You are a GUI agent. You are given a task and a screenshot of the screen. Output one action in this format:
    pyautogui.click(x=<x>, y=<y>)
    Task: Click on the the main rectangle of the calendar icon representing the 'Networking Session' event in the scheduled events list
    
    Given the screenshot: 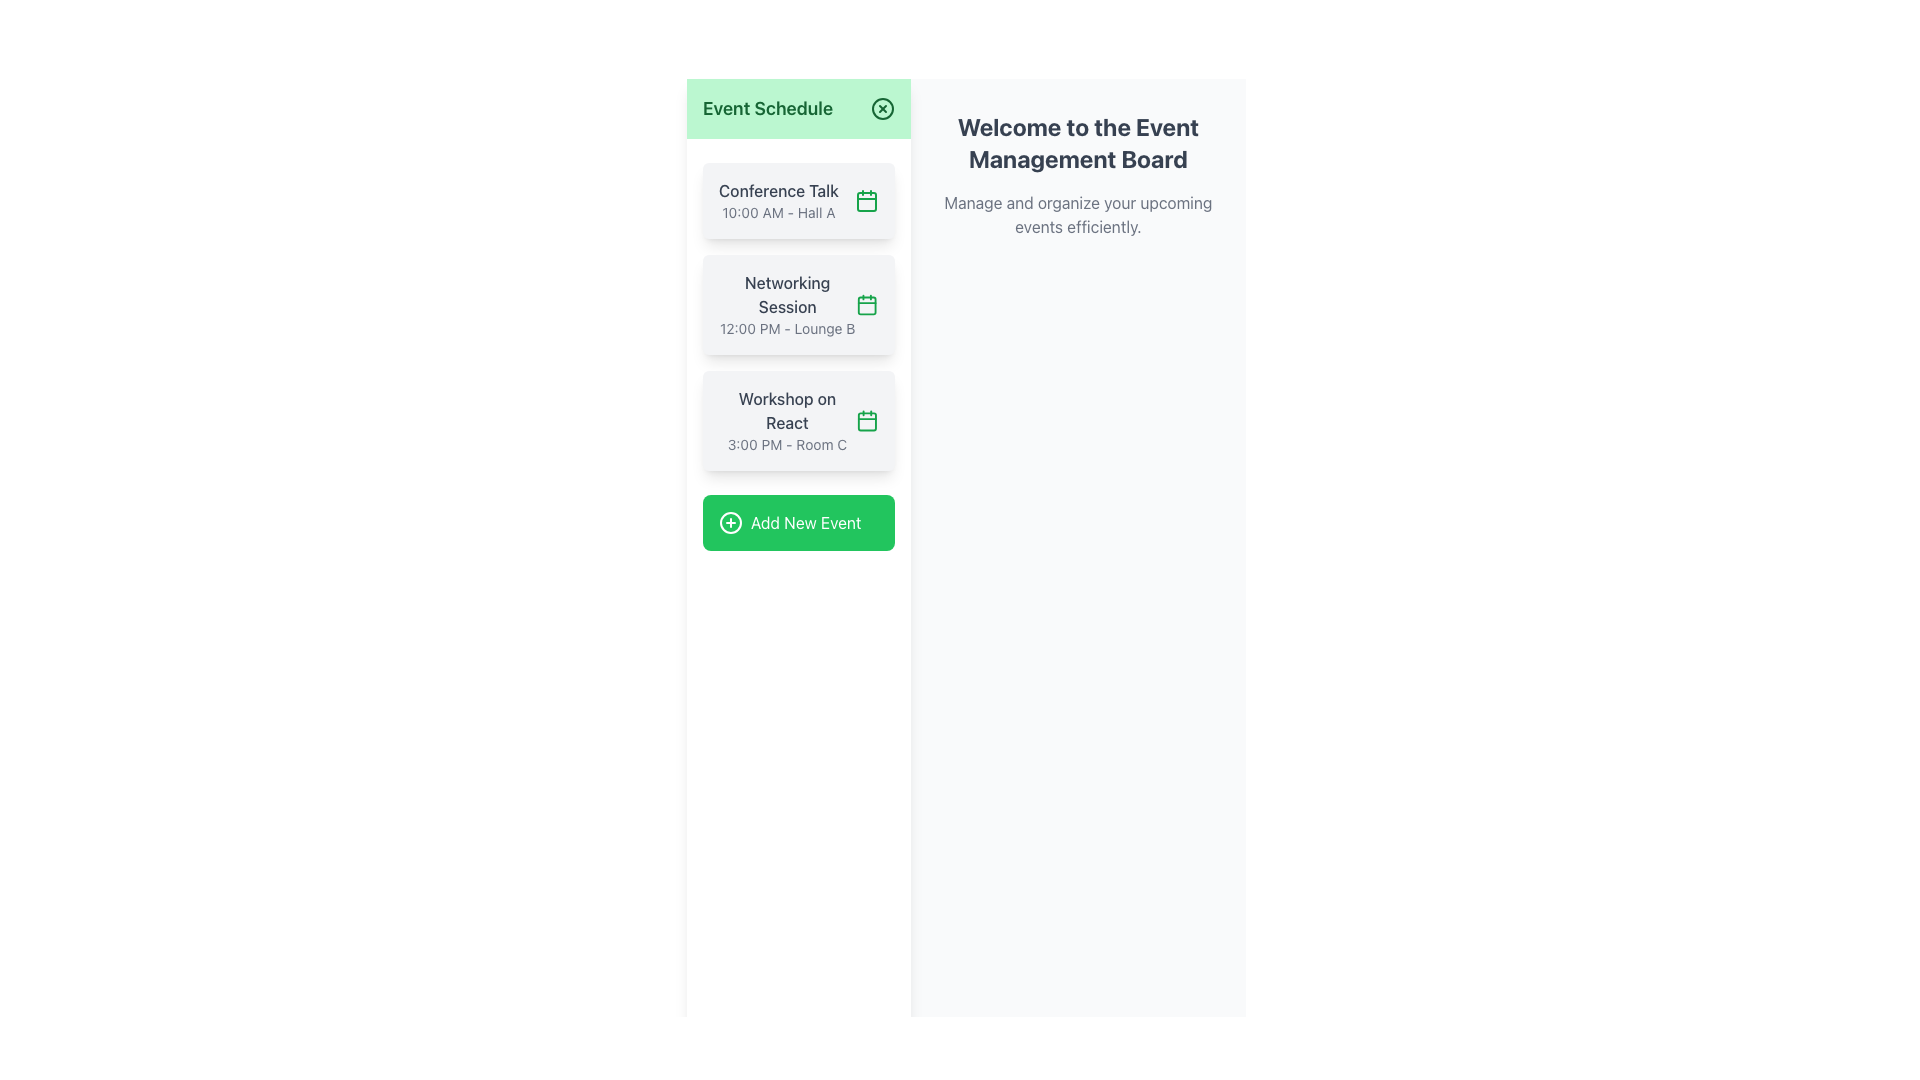 What is the action you would take?
    pyautogui.click(x=867, y=305)
    